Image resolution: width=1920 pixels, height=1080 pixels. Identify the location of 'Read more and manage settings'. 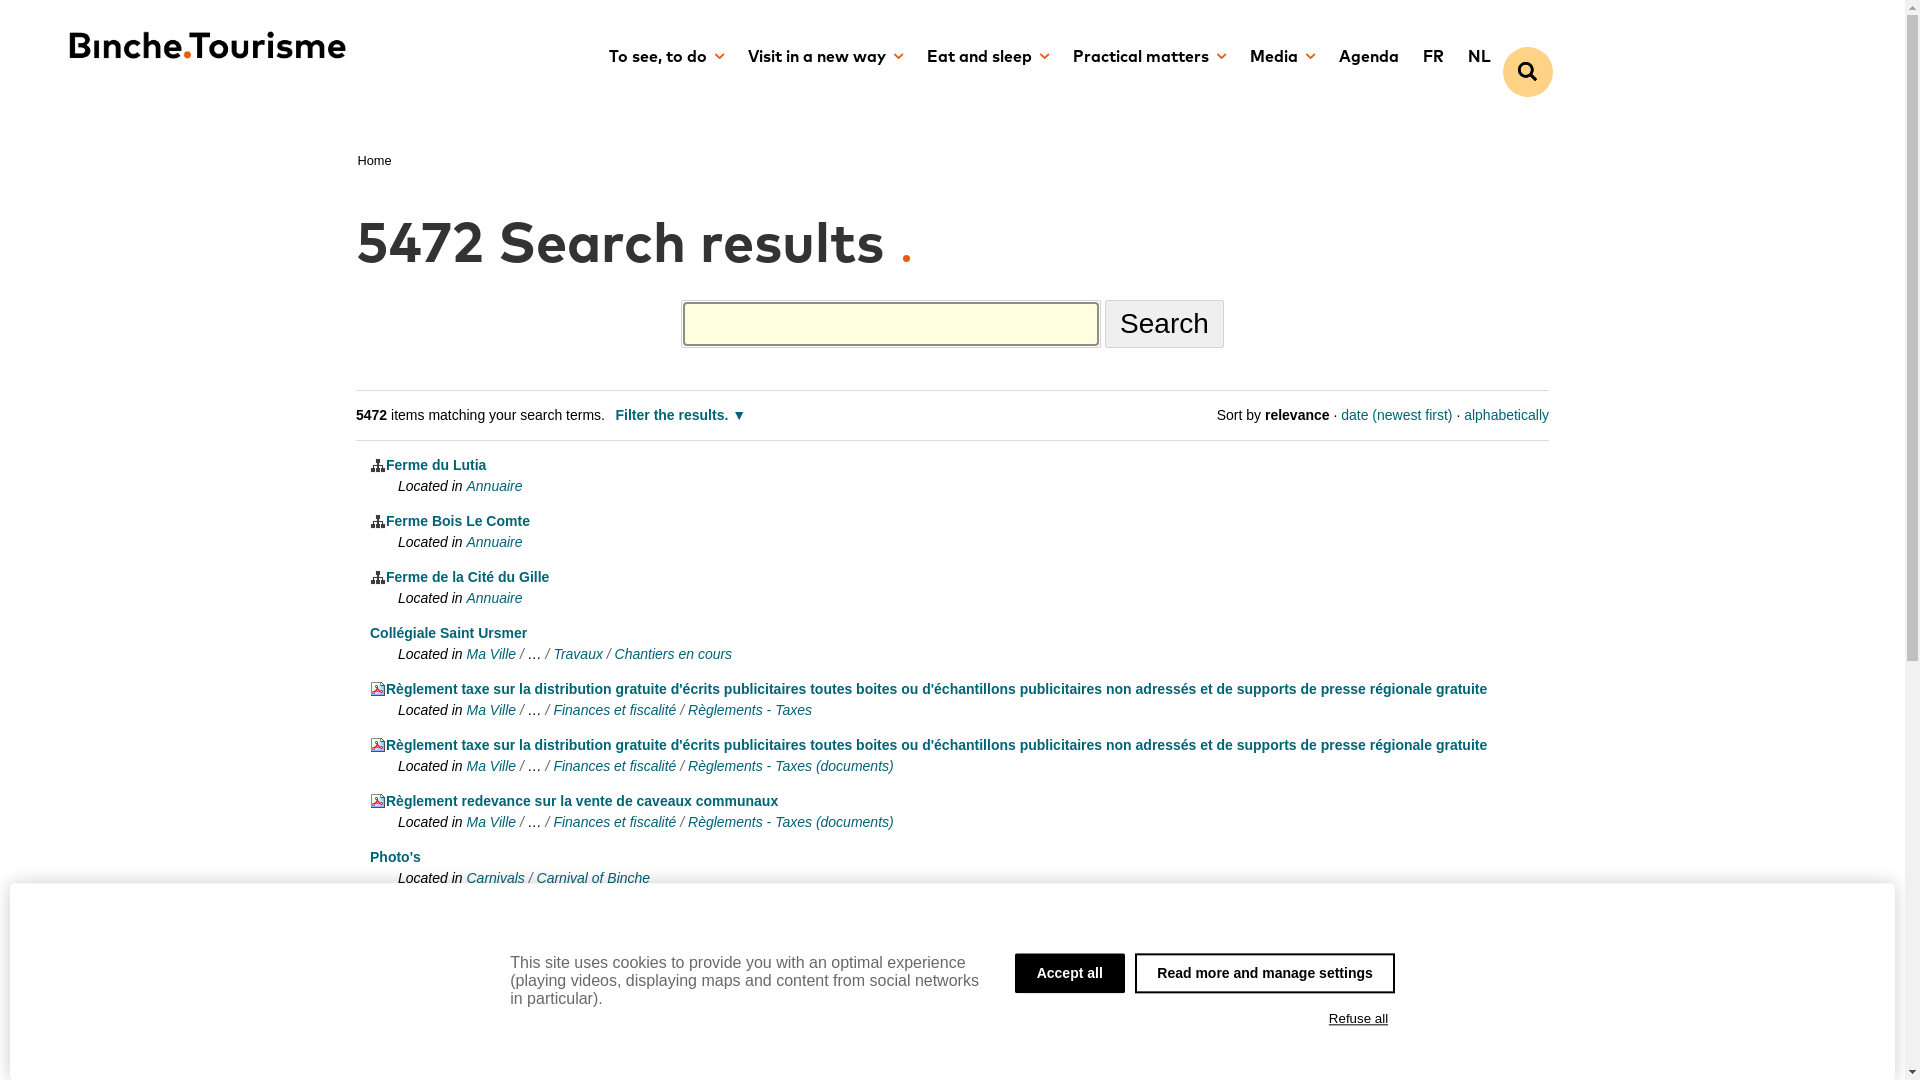
(1134, 971).